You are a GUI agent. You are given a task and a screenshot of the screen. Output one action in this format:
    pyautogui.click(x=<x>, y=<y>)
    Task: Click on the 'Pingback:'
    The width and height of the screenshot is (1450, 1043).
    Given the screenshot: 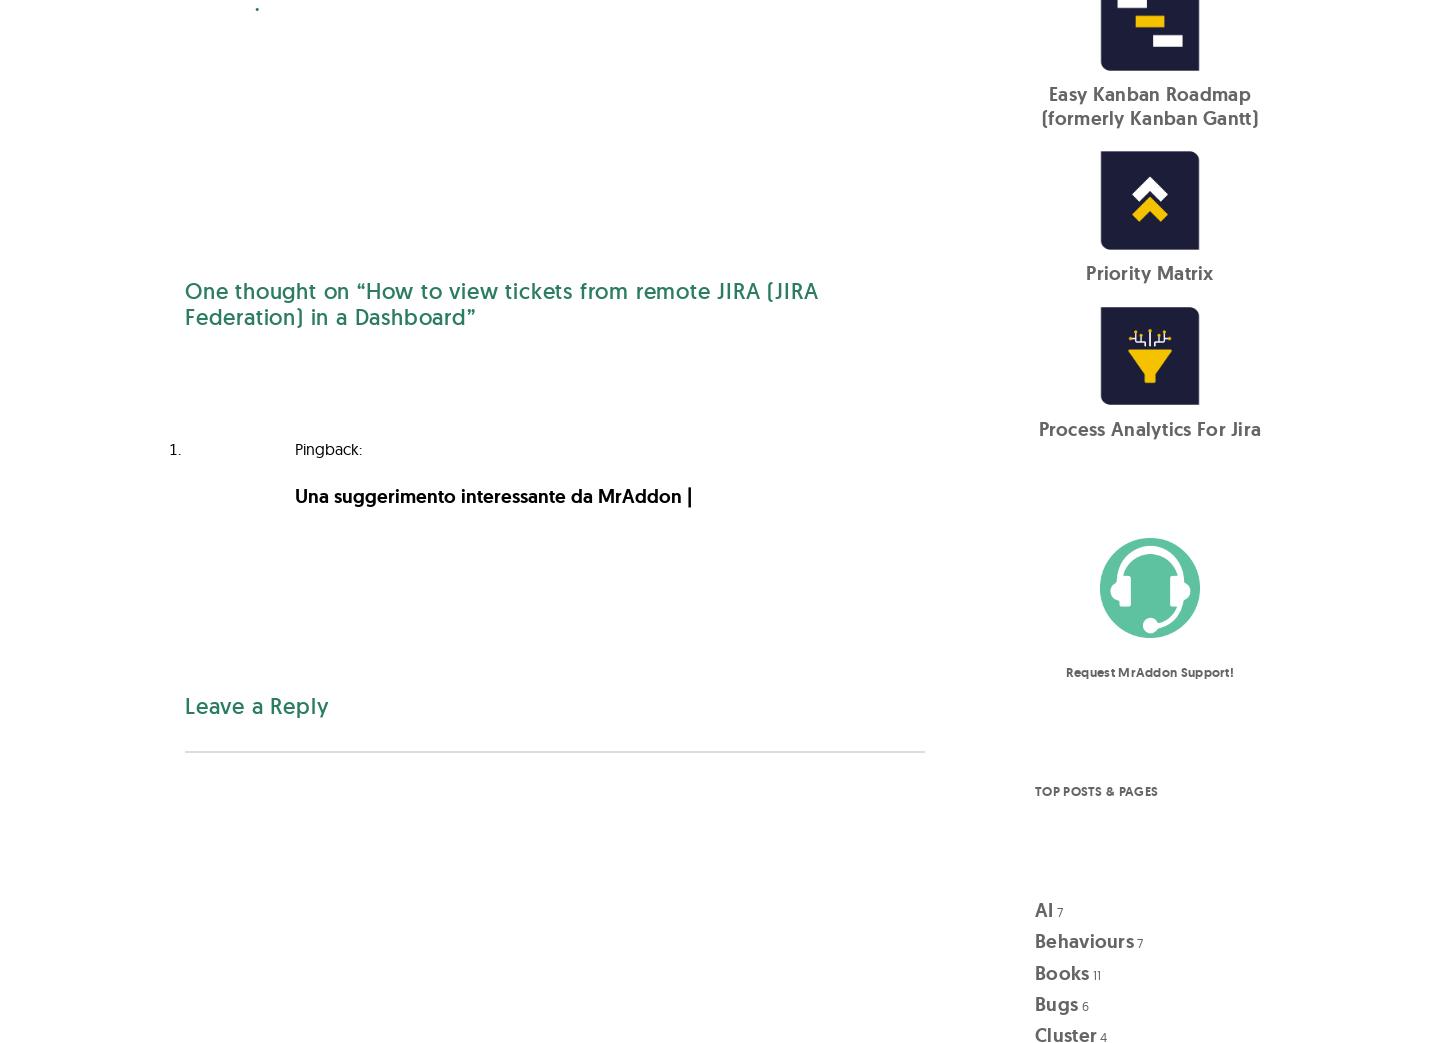 What is the action you would take?
    pyautogui.click(x=328, y=448)
    